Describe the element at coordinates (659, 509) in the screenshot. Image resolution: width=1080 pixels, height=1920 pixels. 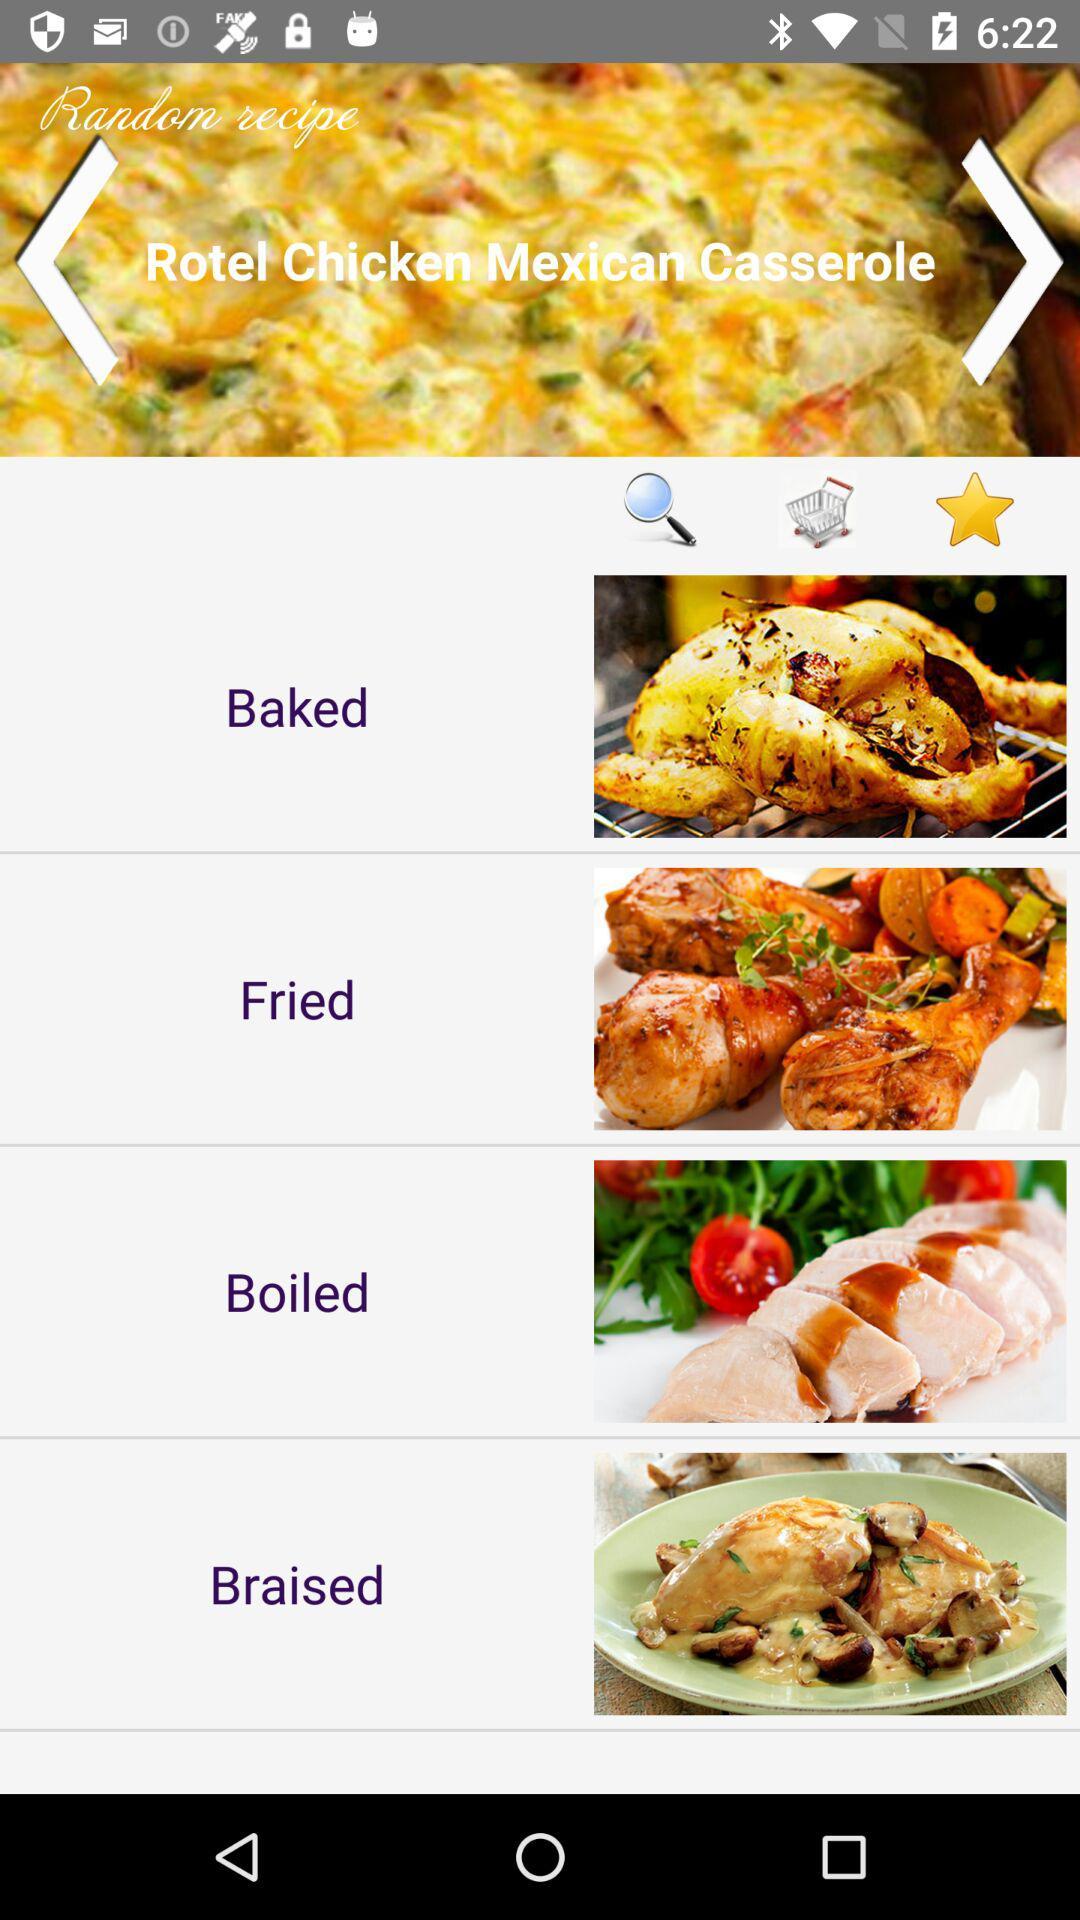
I see `search option` at that location.